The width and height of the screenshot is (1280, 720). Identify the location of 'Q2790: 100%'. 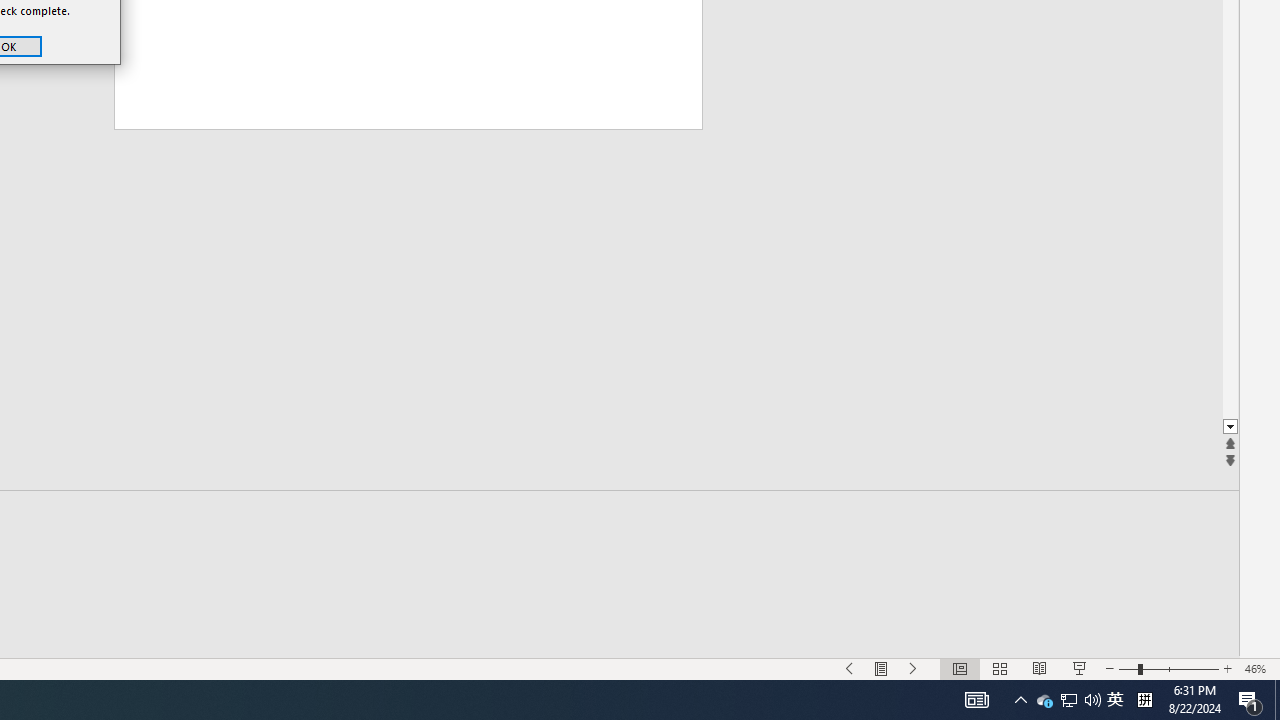
(1092, 698).